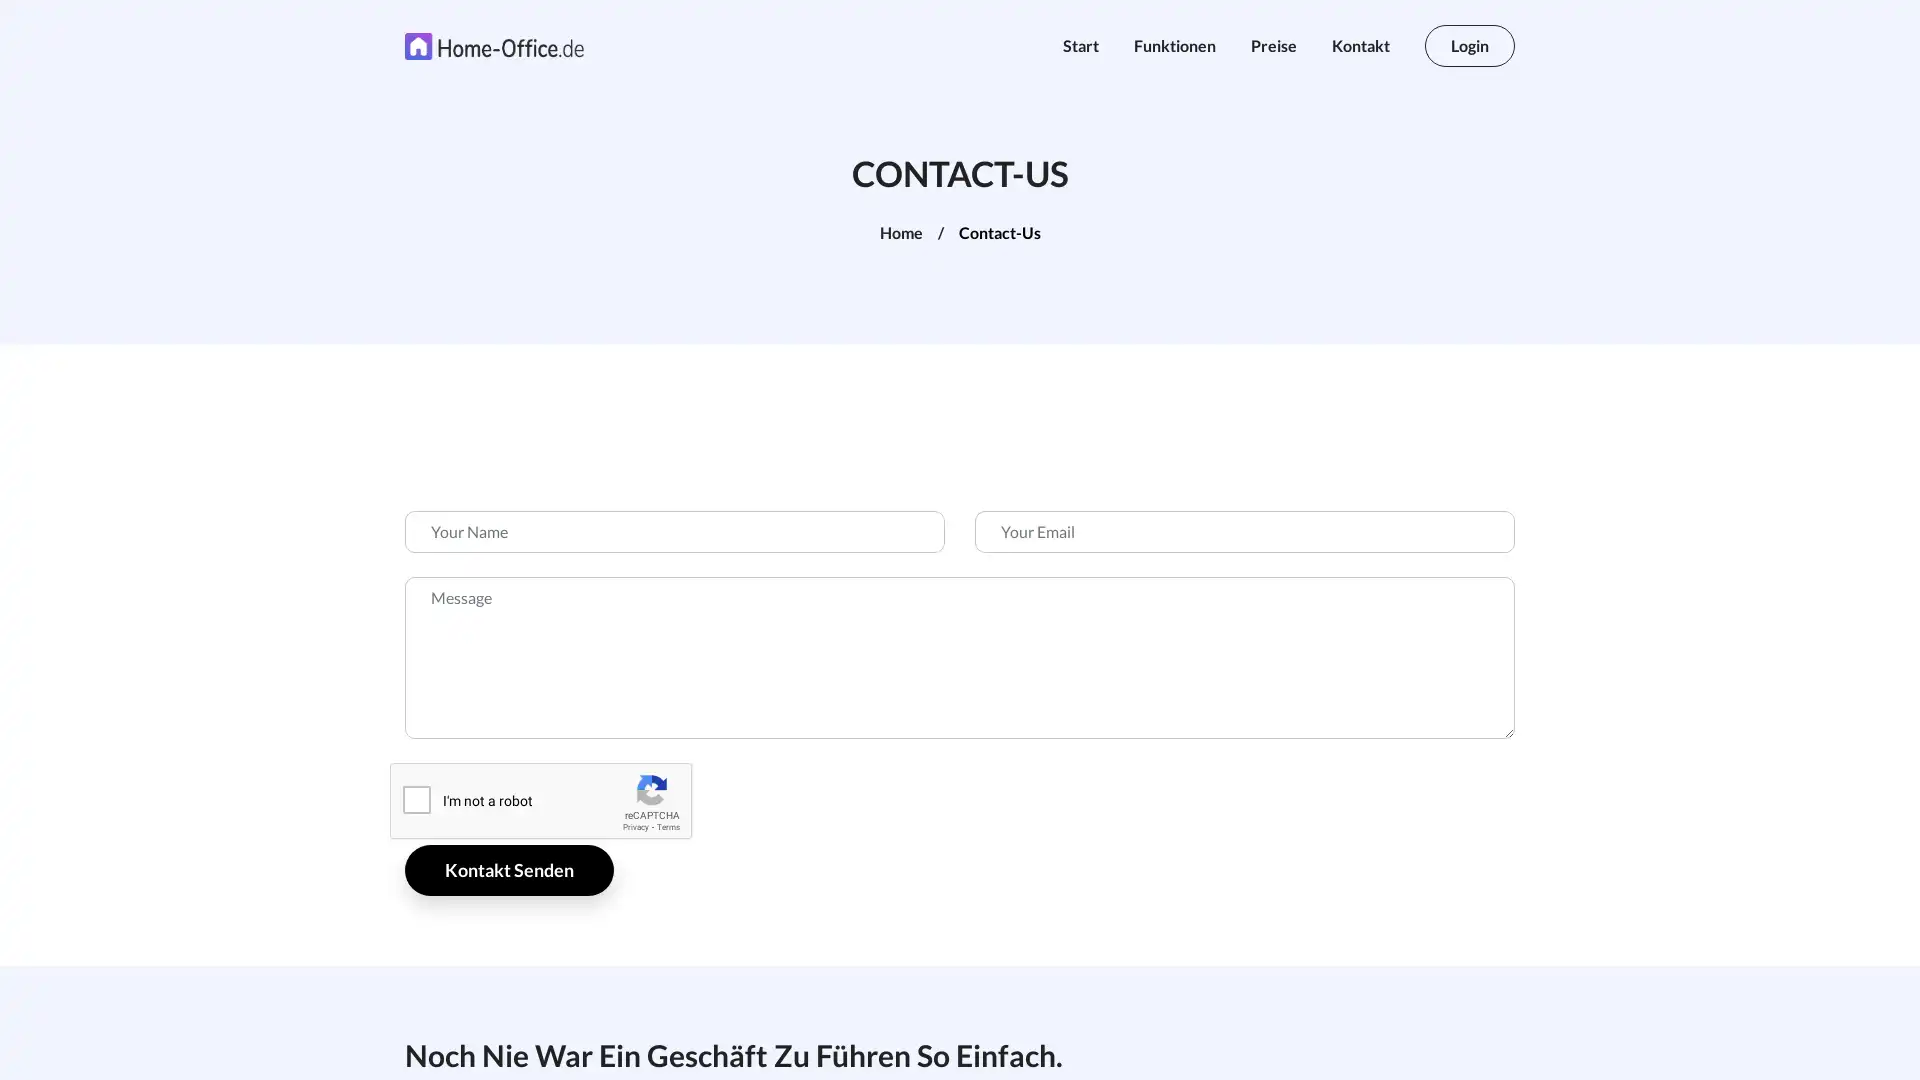 Image resolution: width=1920 pixels, height=1080 pixels. I want to click on Kontakt Senden, so click(509, 868).